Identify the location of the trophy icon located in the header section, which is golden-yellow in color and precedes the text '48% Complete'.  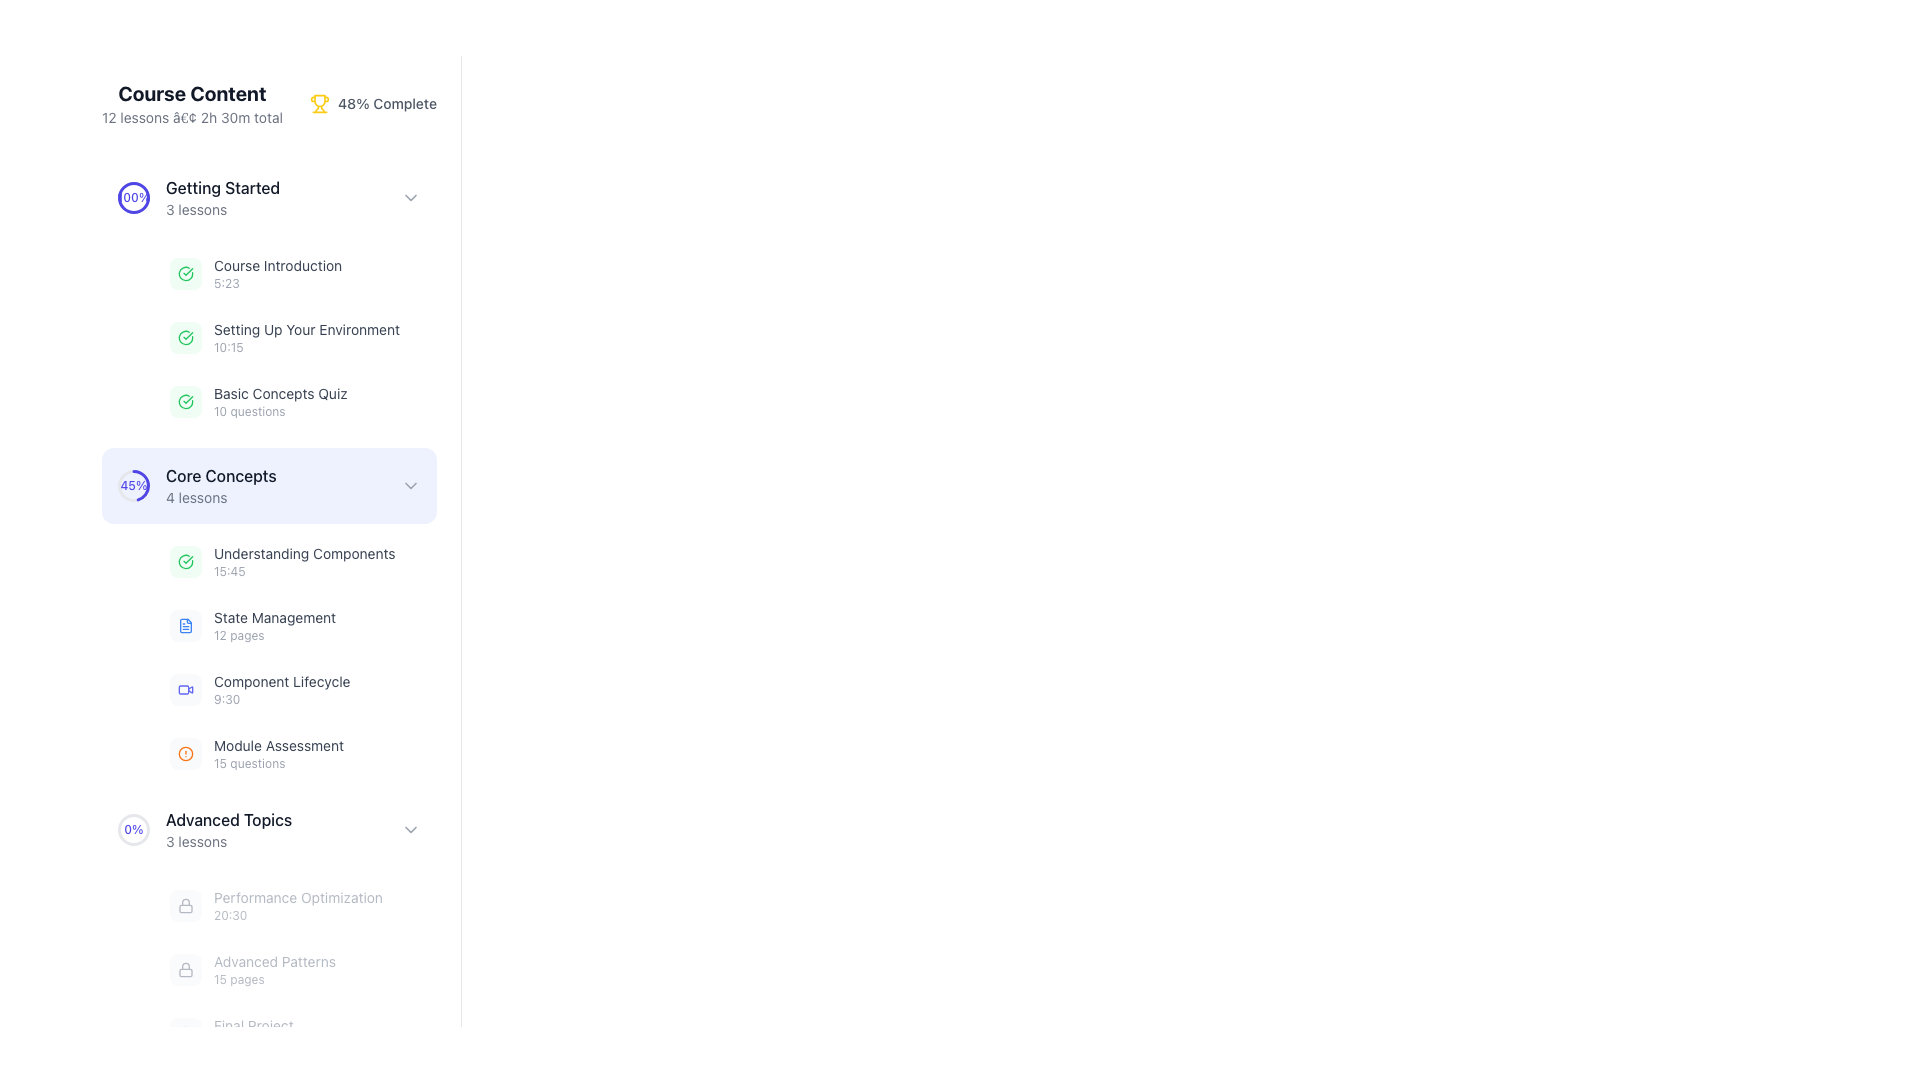
(320, 104).